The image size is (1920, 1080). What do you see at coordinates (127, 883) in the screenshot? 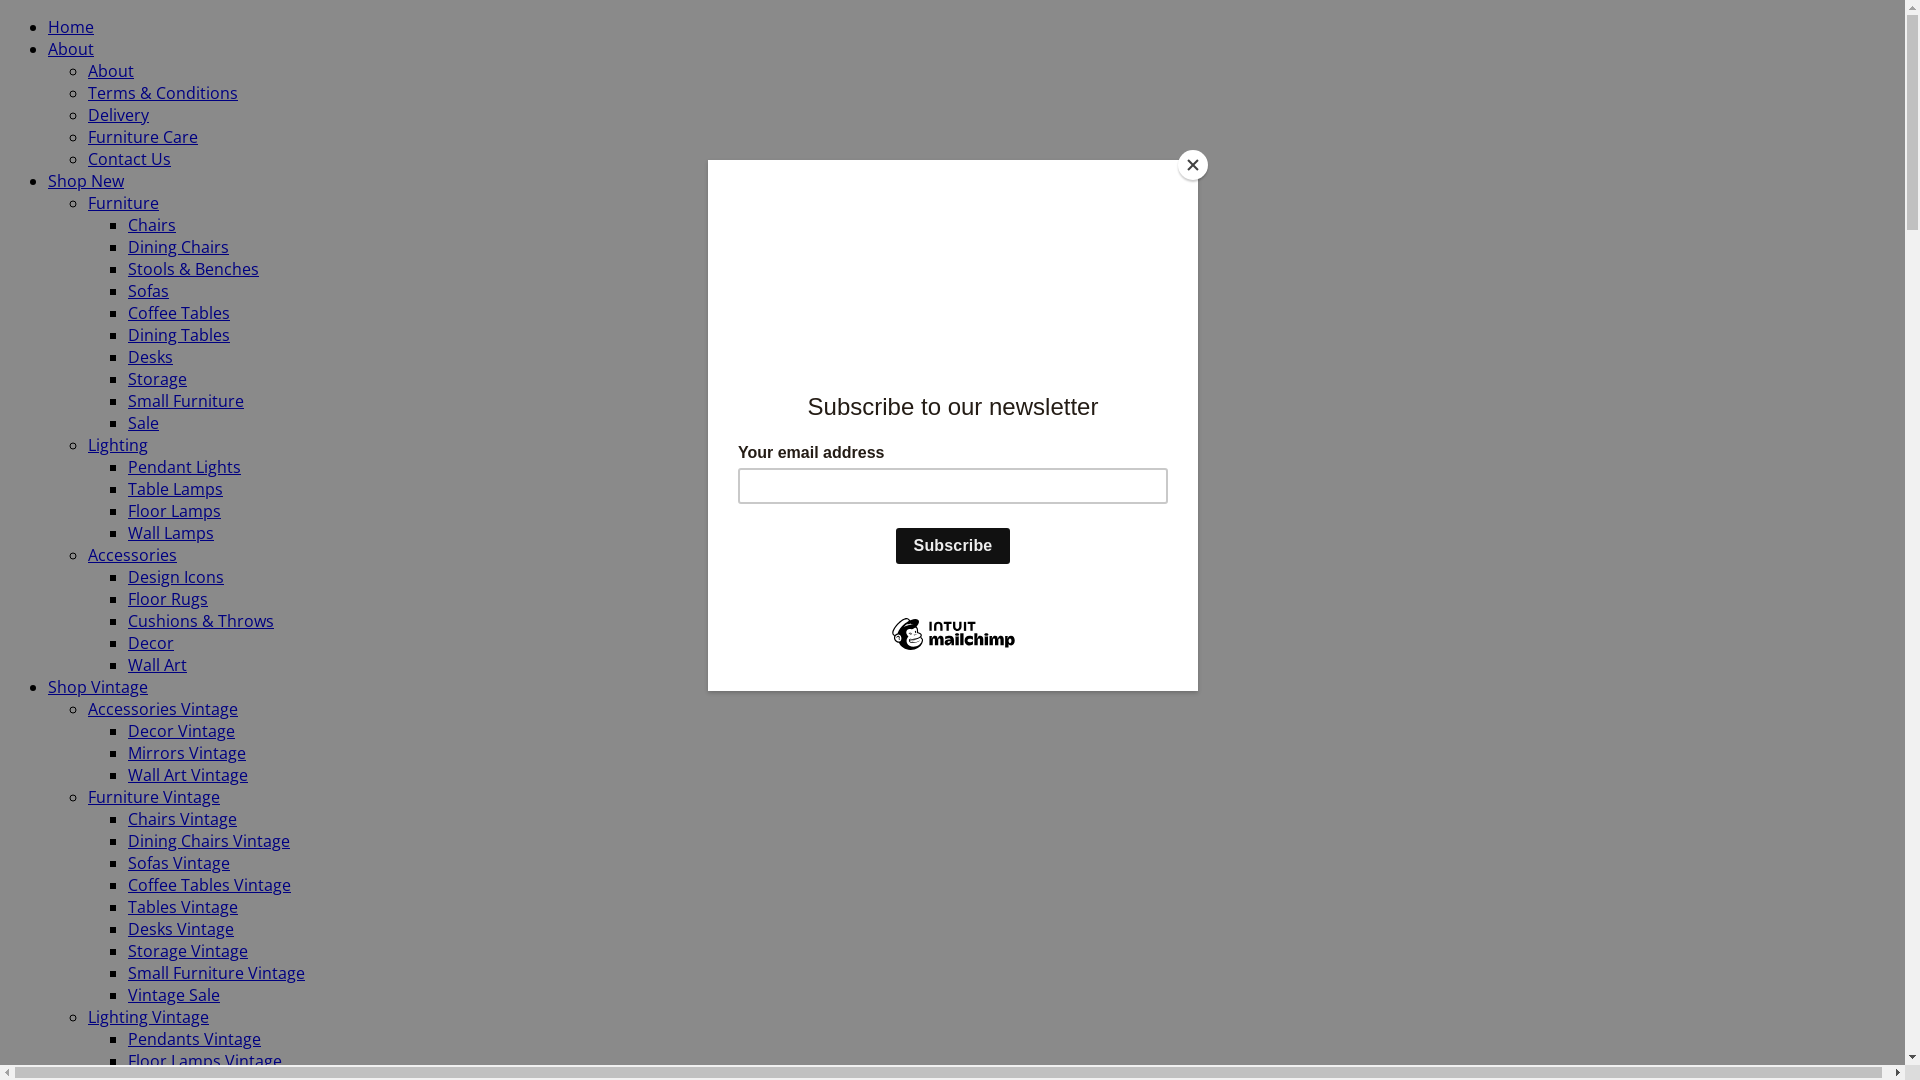
I see `'Coffee Tables Vintage'` at bounding box center [127, 883].